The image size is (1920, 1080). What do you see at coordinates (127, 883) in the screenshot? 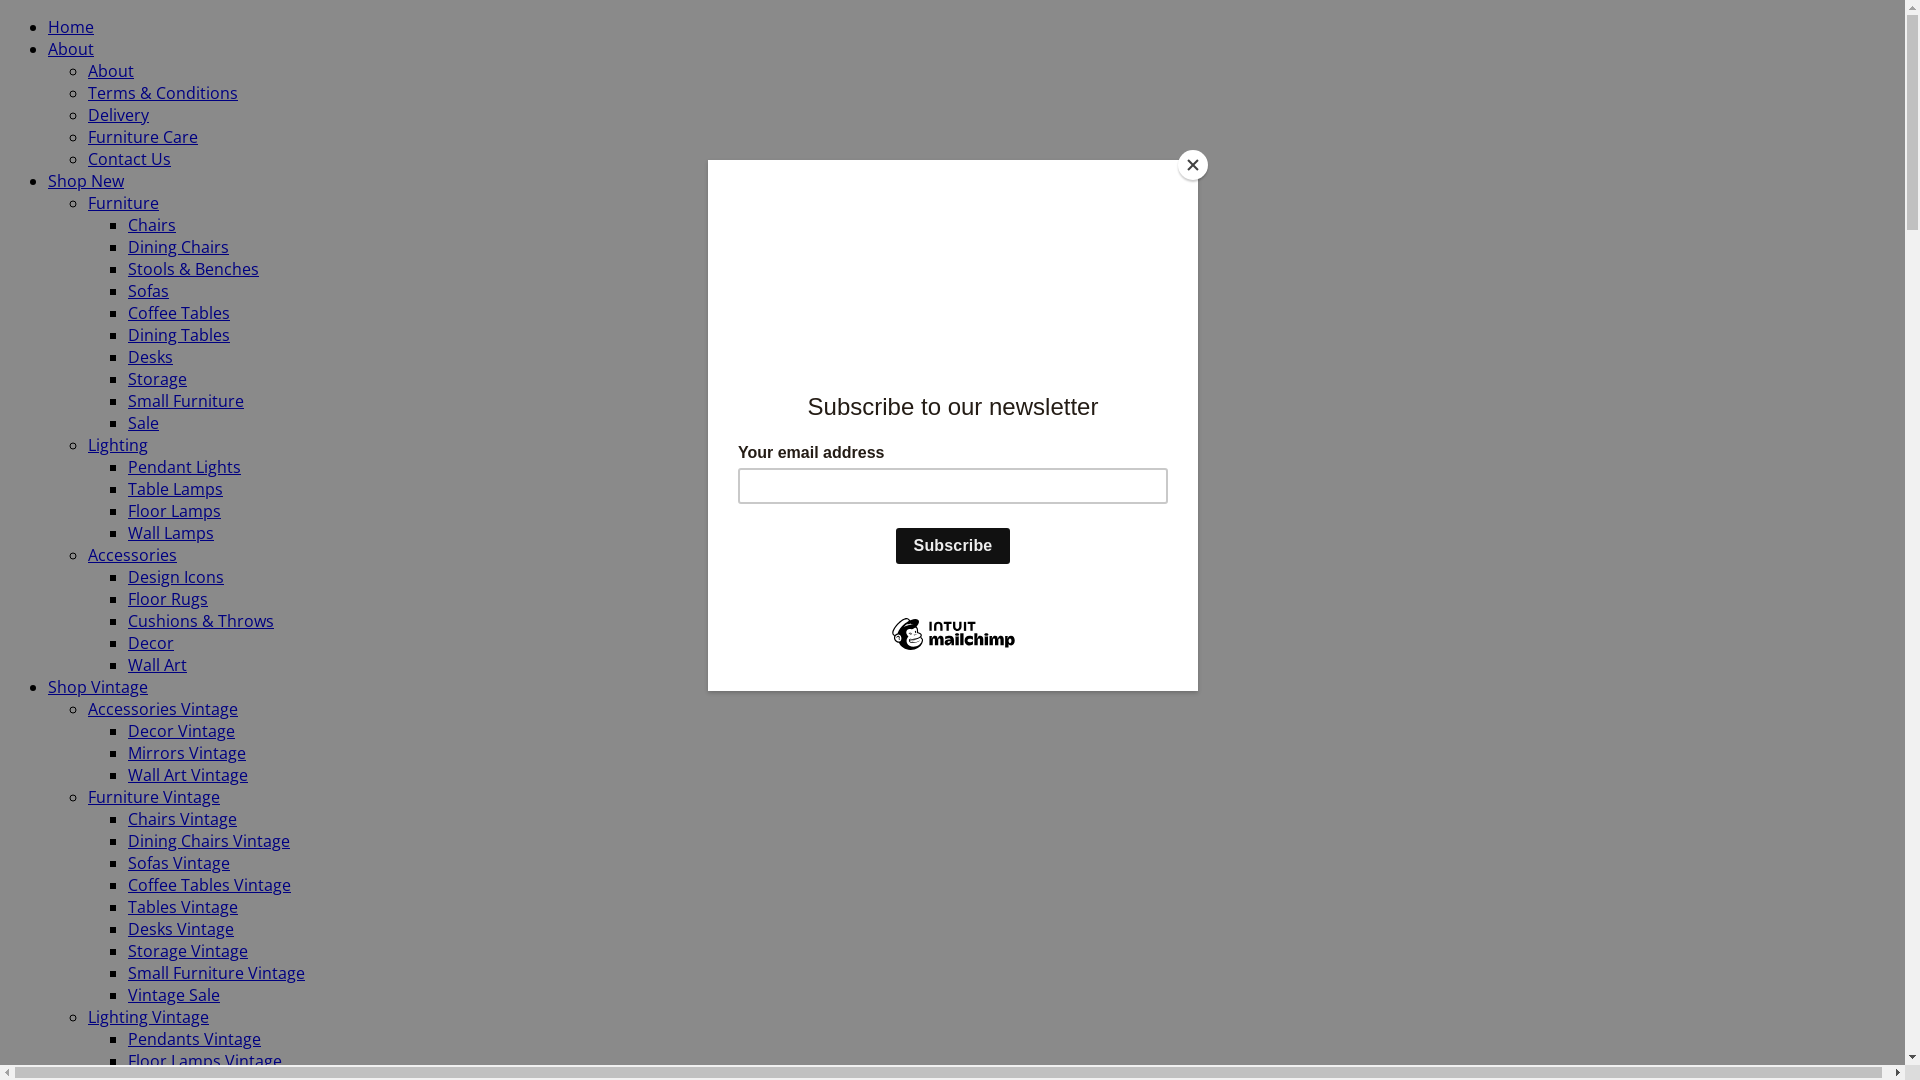
I see `'Coffee Tables Vintage'` at bounding box center [127, 883].